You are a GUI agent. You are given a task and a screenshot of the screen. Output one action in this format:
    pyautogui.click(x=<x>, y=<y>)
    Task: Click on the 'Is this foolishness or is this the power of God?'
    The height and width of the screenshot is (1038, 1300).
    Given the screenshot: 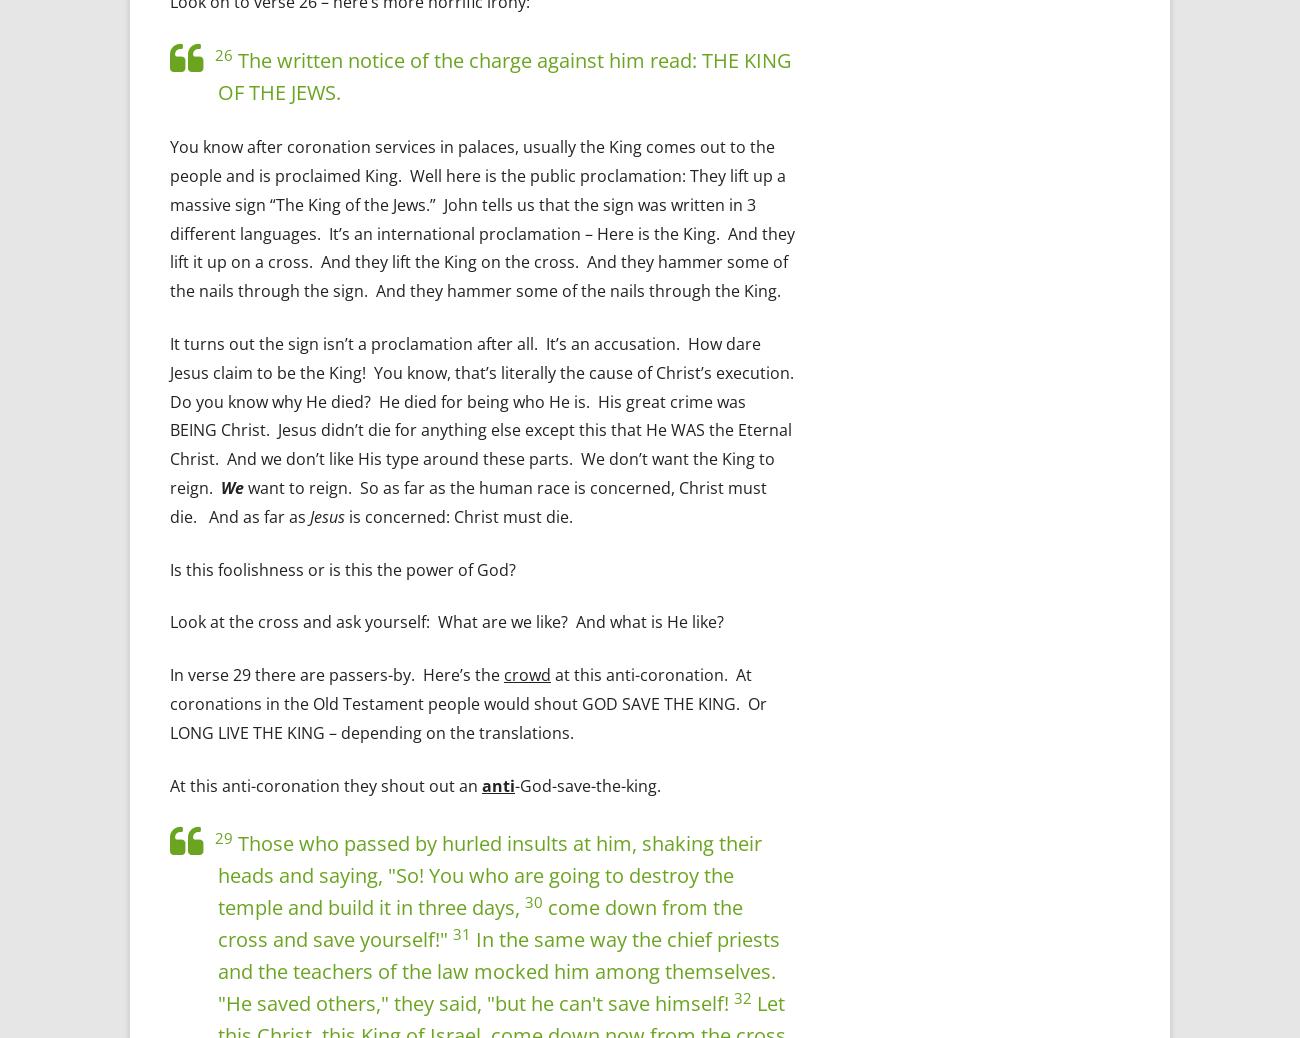 What is the action you would take?
    pyautogui.click(x=341, y=568)
    